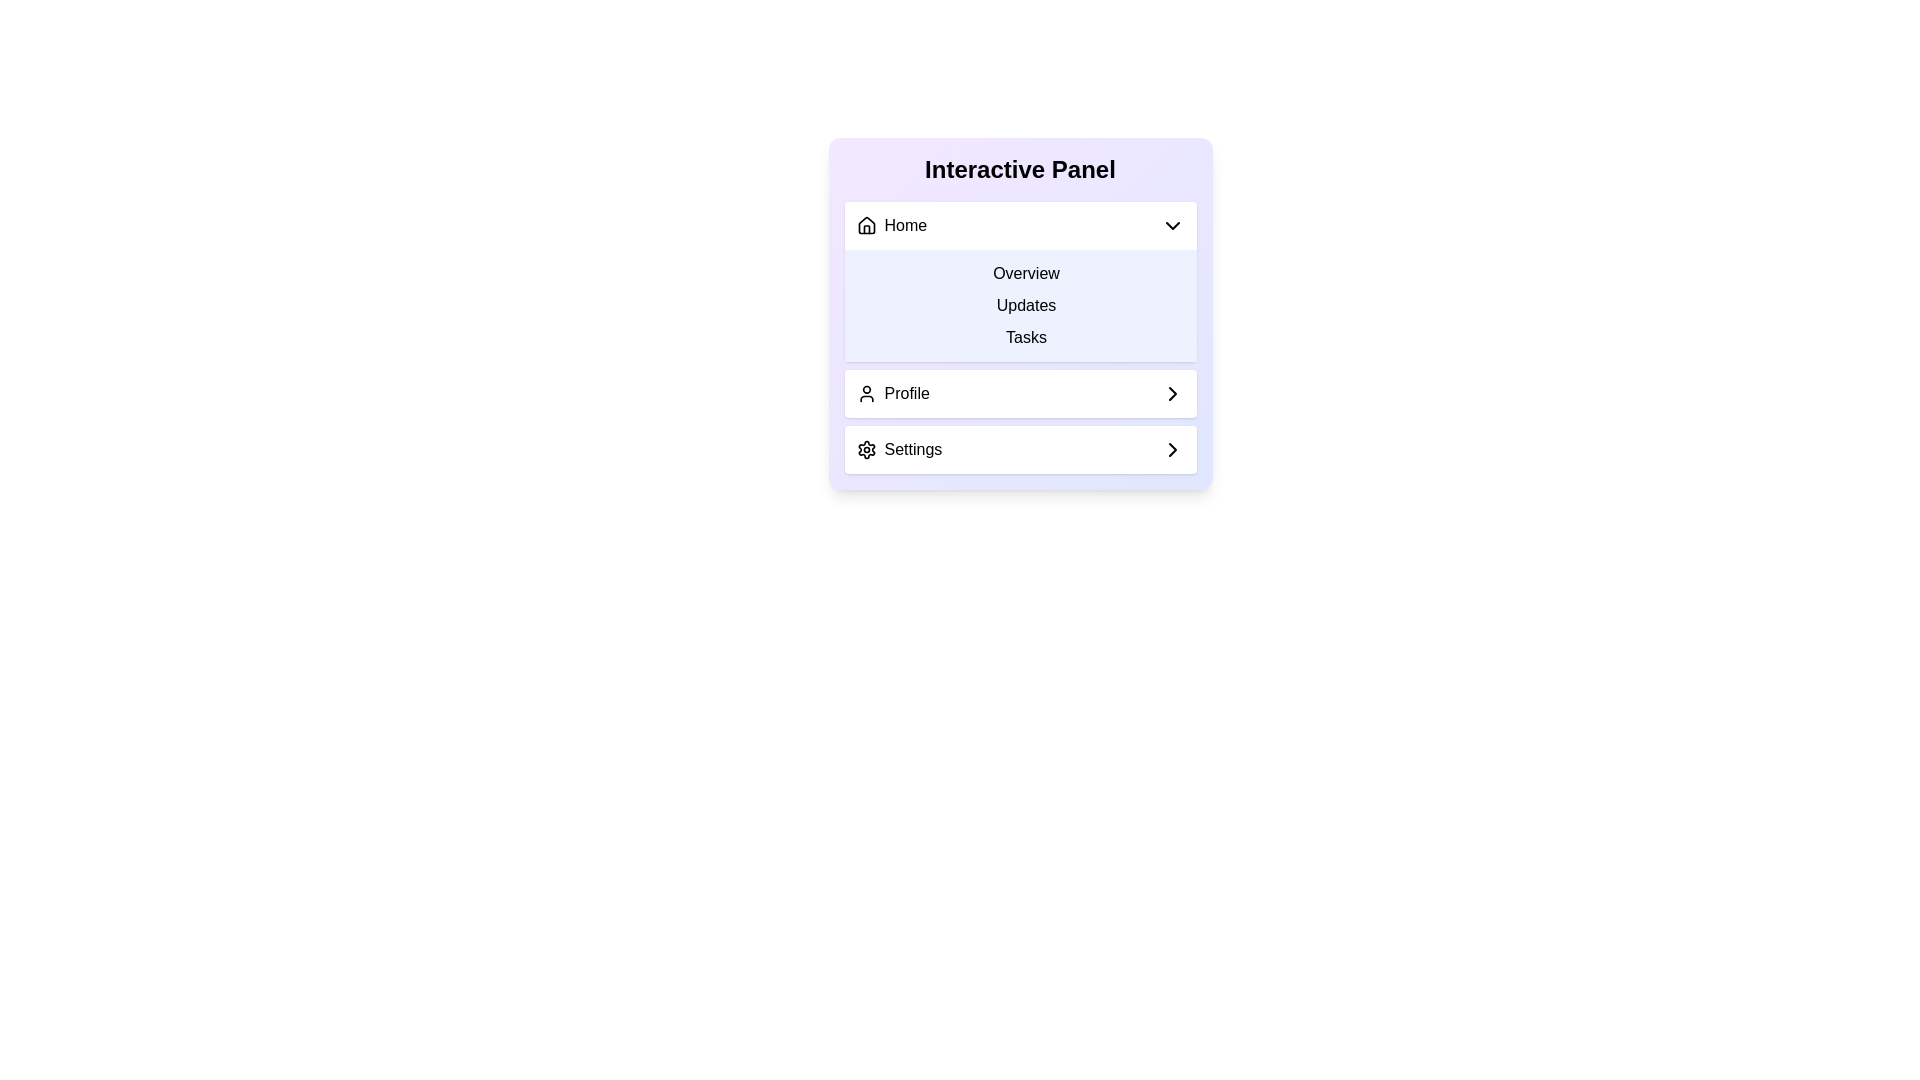  What do you see at coordinates (1172, 393) in the screenshot?
I see `the right-pointing chevron SVG icon located in the 'Profile' section` at bounding box center [1172, 393].